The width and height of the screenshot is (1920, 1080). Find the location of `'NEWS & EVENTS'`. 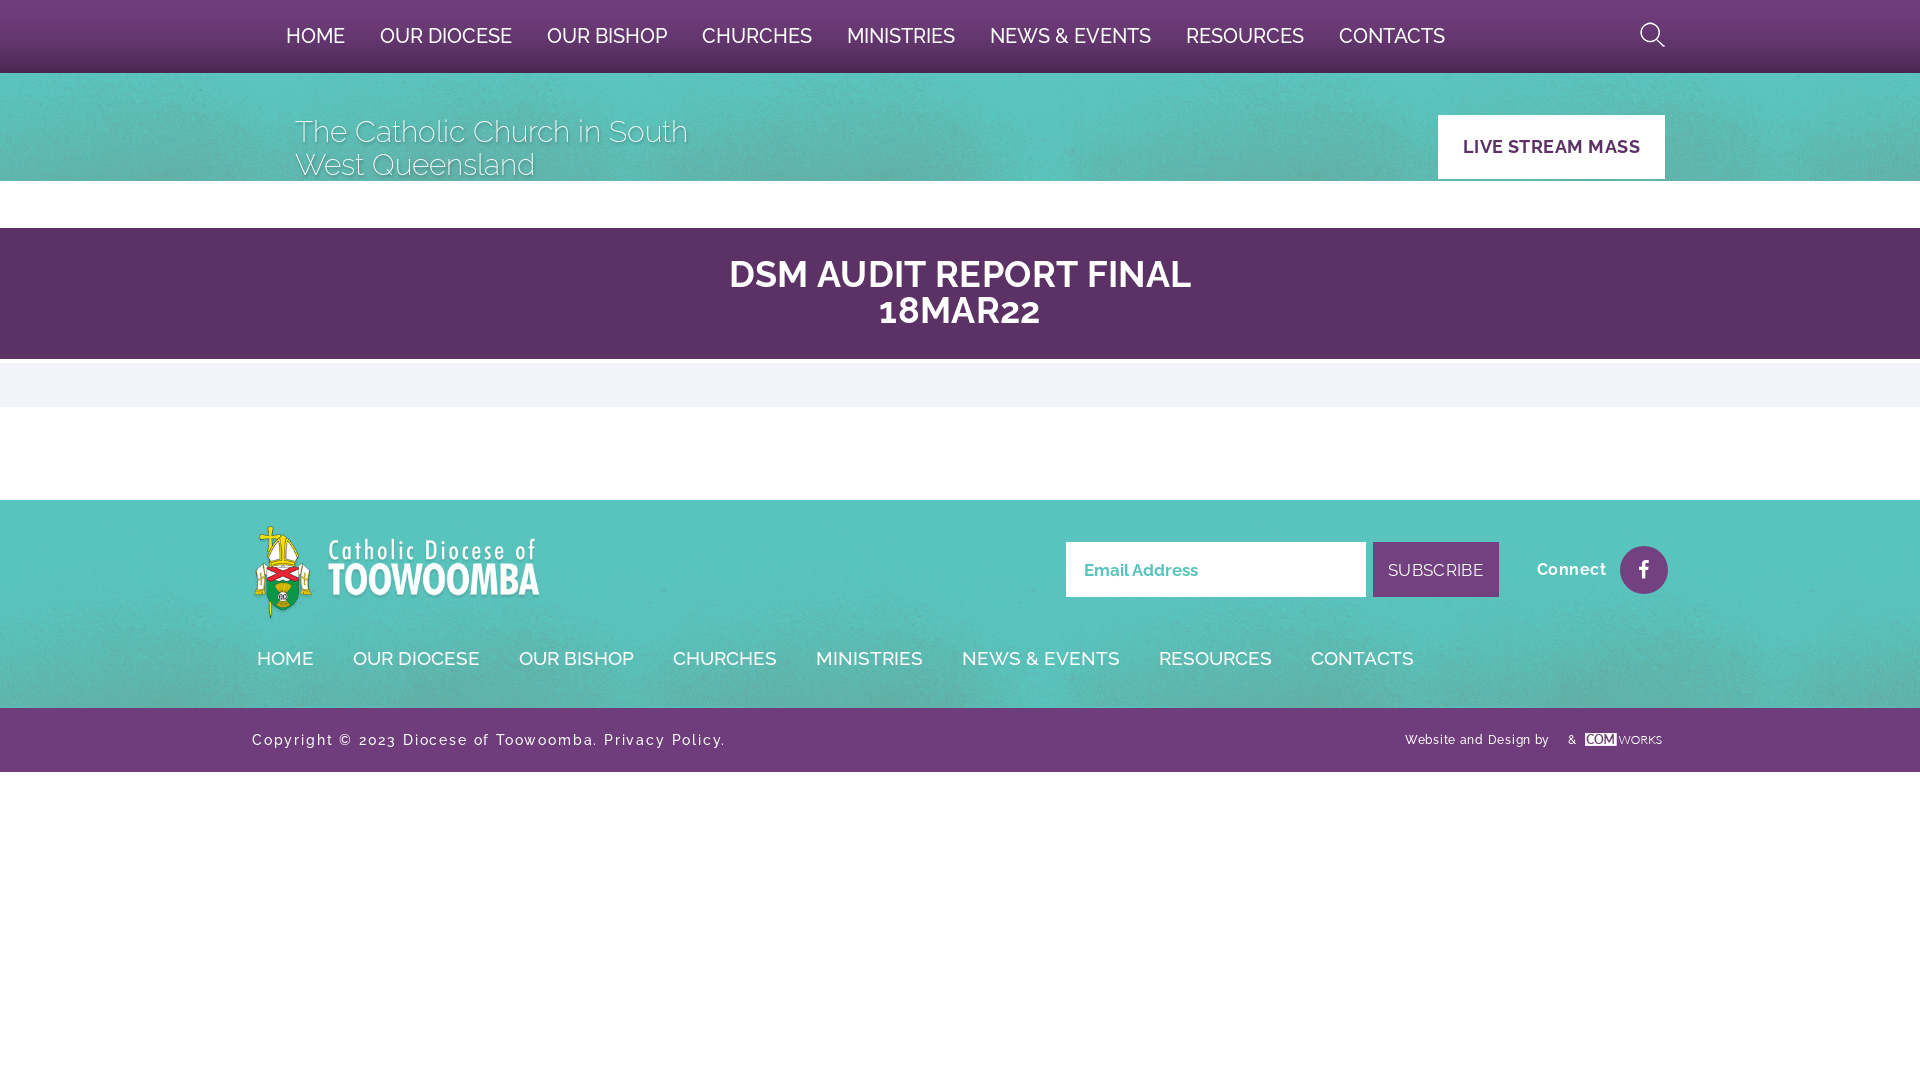

'NEWS & EVENTS' is located at coordinates (1040, 658).